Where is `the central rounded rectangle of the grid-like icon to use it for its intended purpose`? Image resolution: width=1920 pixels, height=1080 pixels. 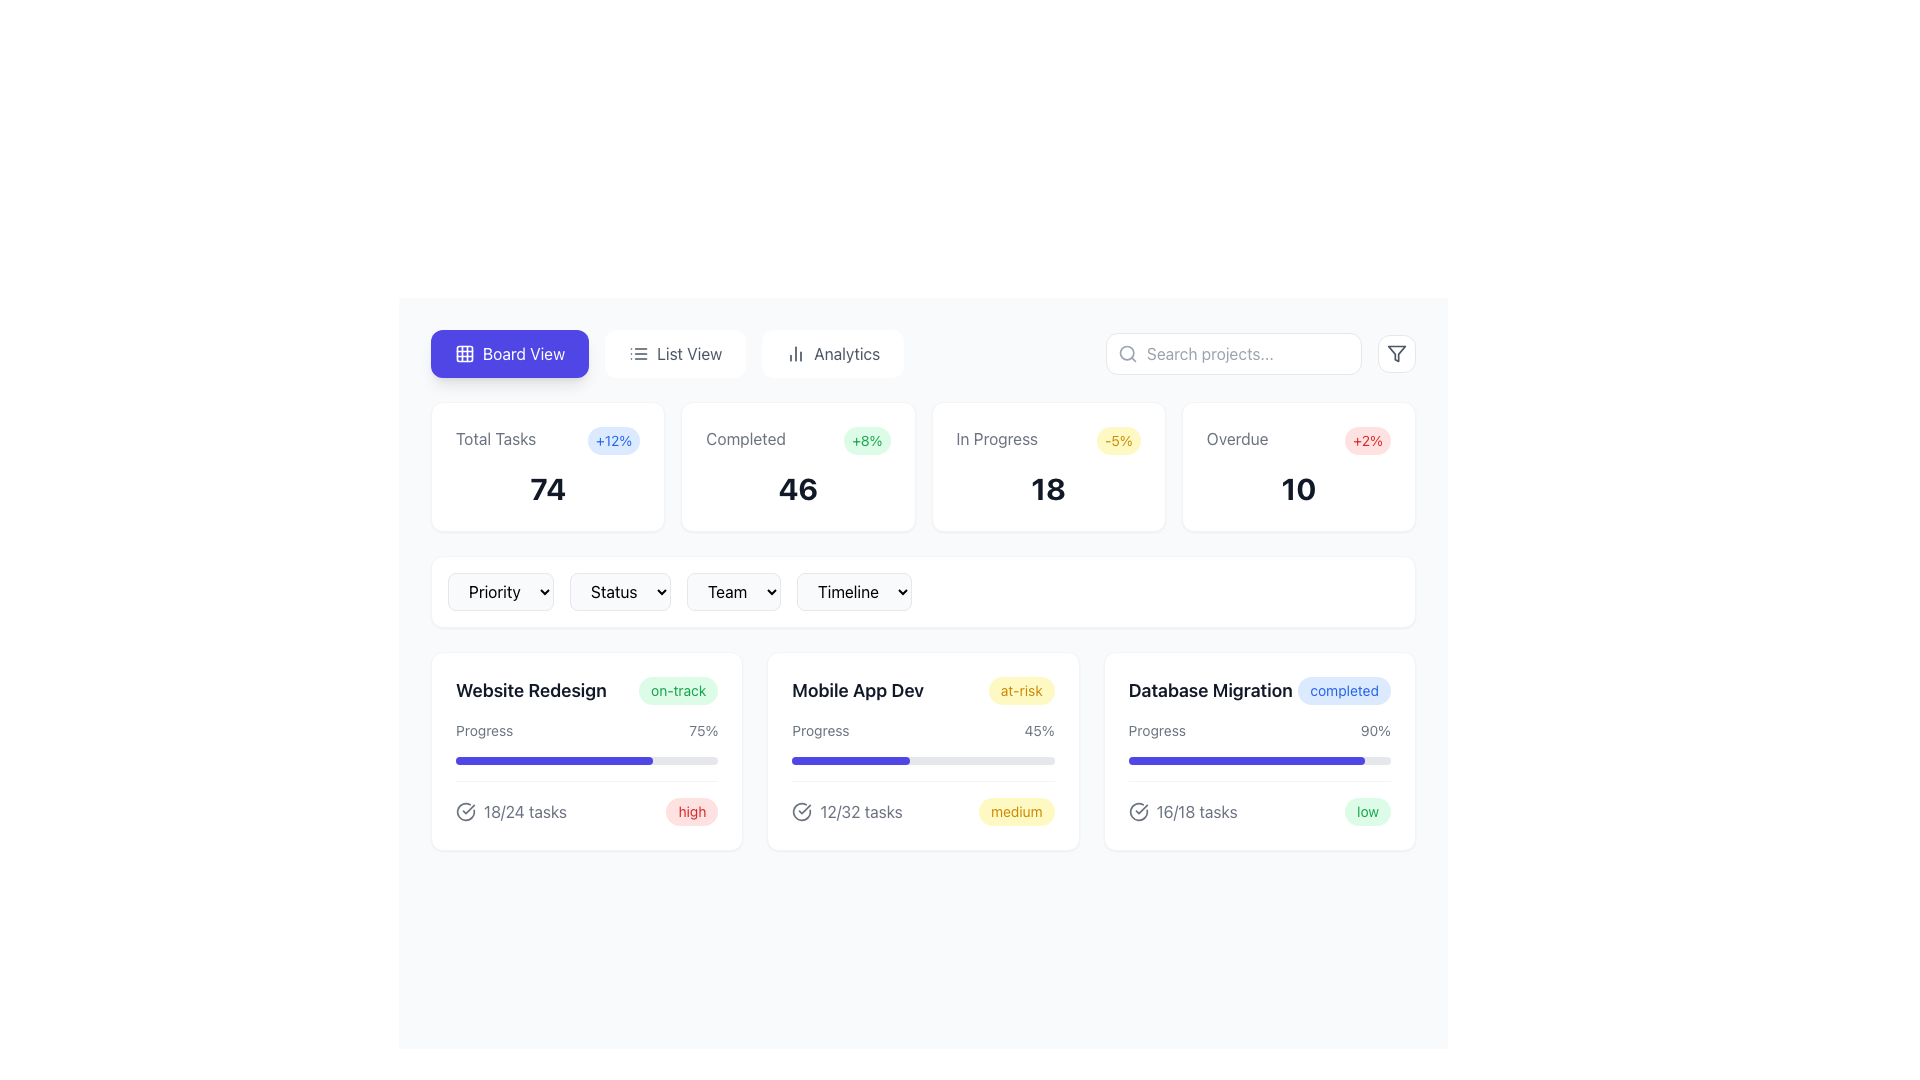 the central rounded rectangle of the grid-like icon to use it for its intended purpose is located at coordinates (464, 353).